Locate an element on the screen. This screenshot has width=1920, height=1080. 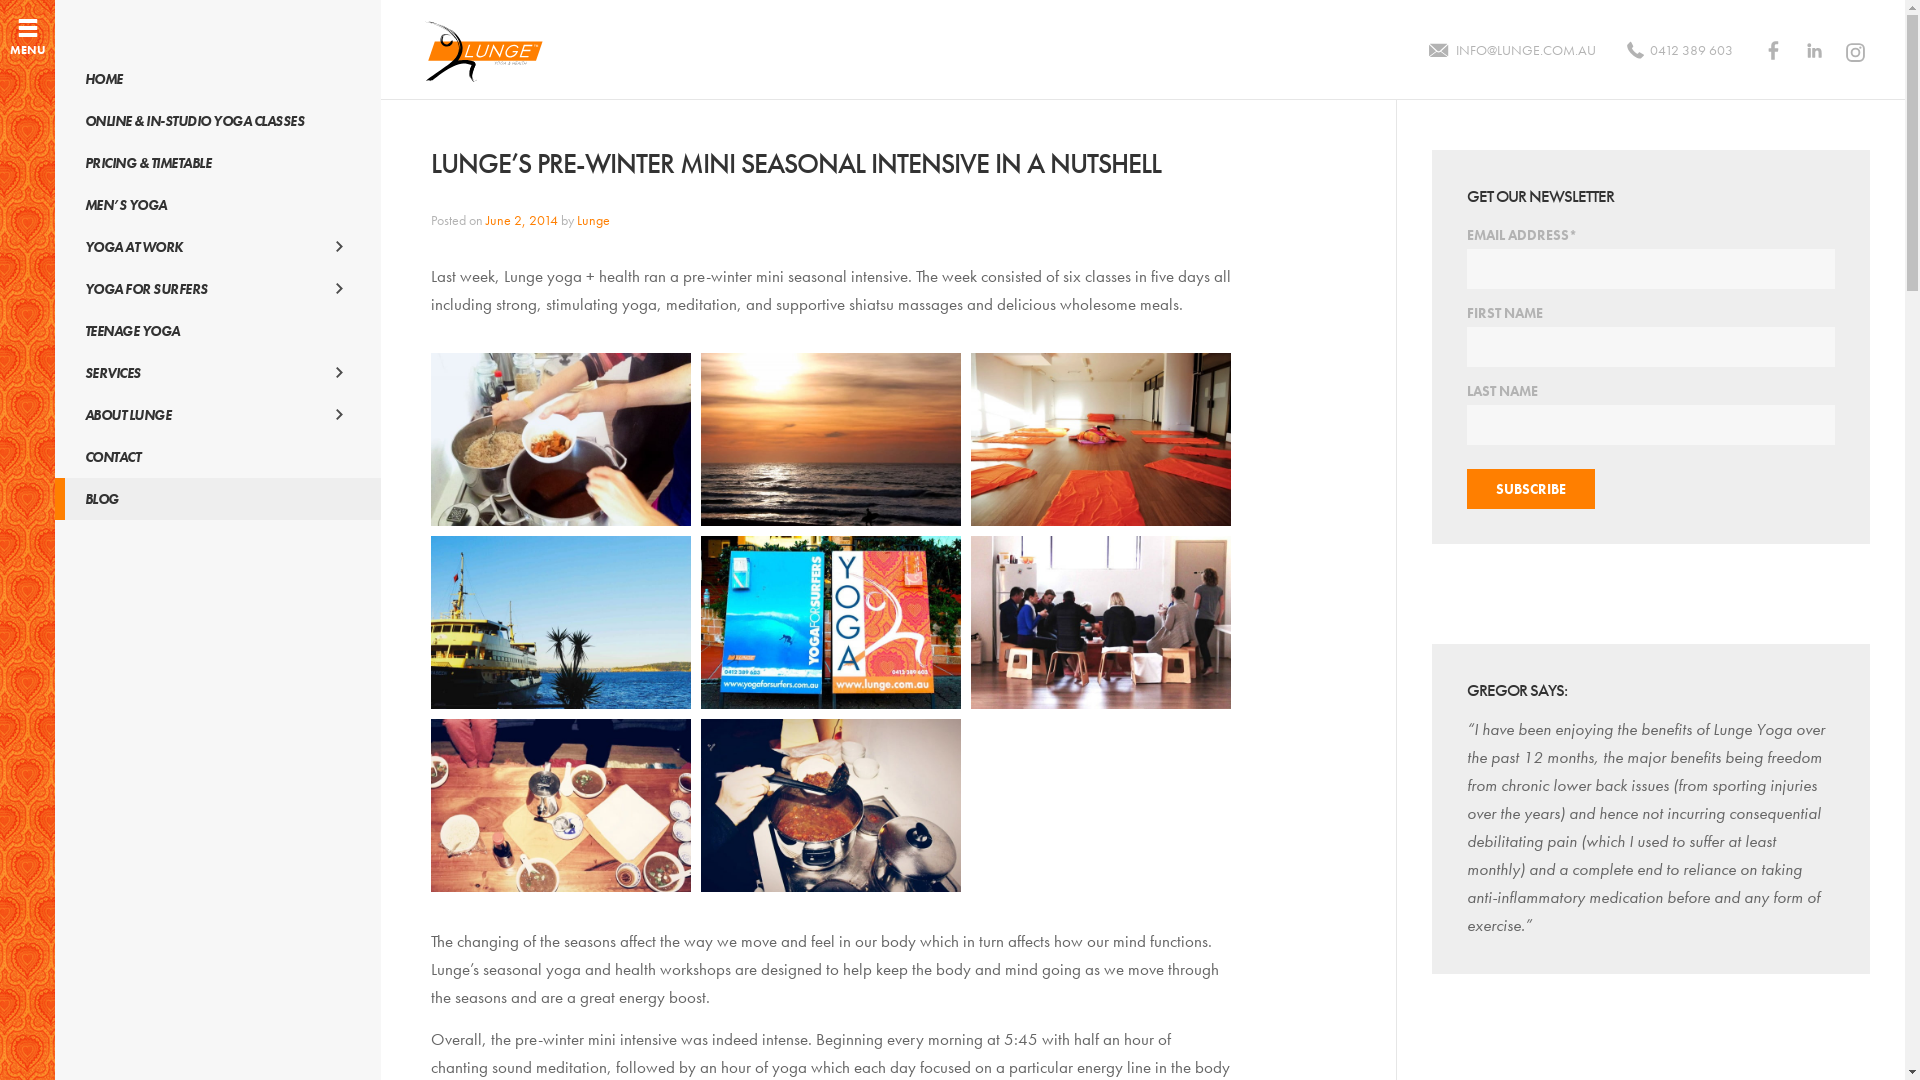
'June 2, 2014' is located at coordinates (522, 219).